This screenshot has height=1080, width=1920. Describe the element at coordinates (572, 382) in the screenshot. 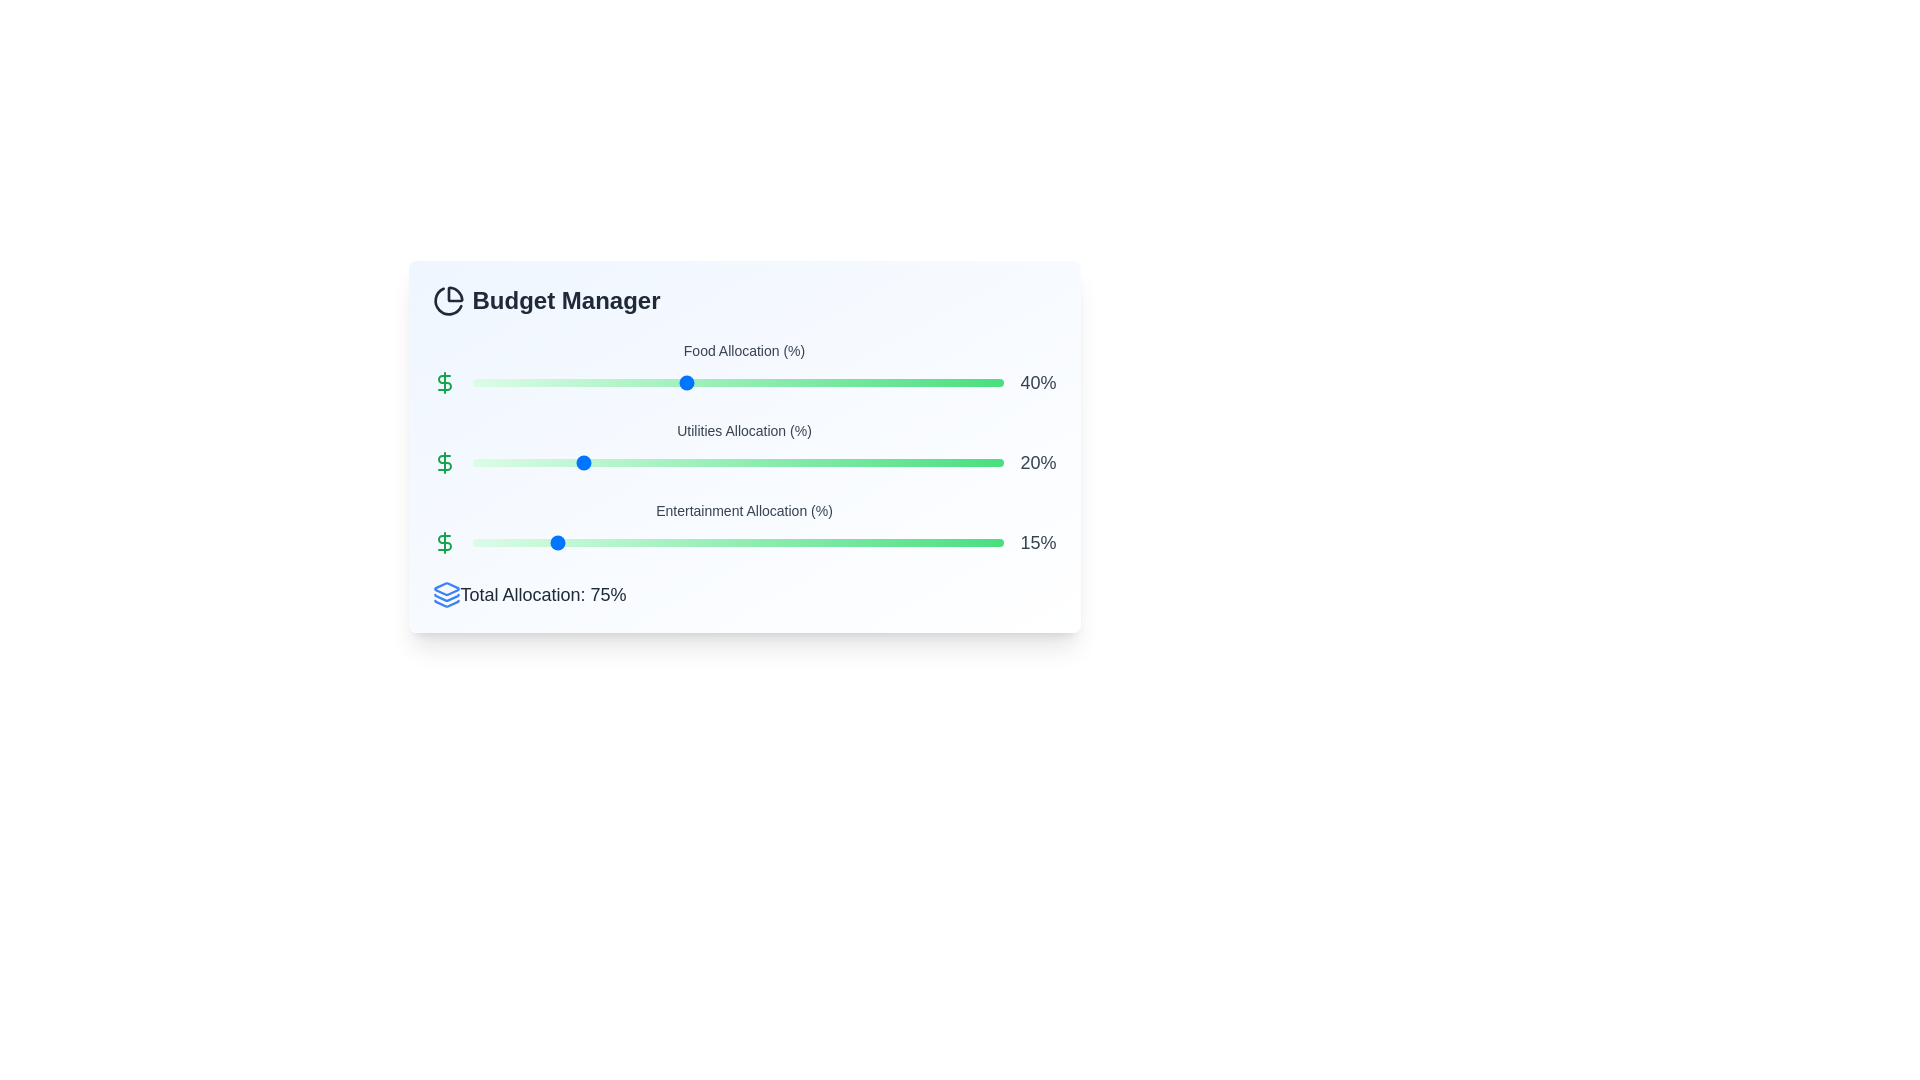

I see `the Food Allocation slider to 19%` at that location.